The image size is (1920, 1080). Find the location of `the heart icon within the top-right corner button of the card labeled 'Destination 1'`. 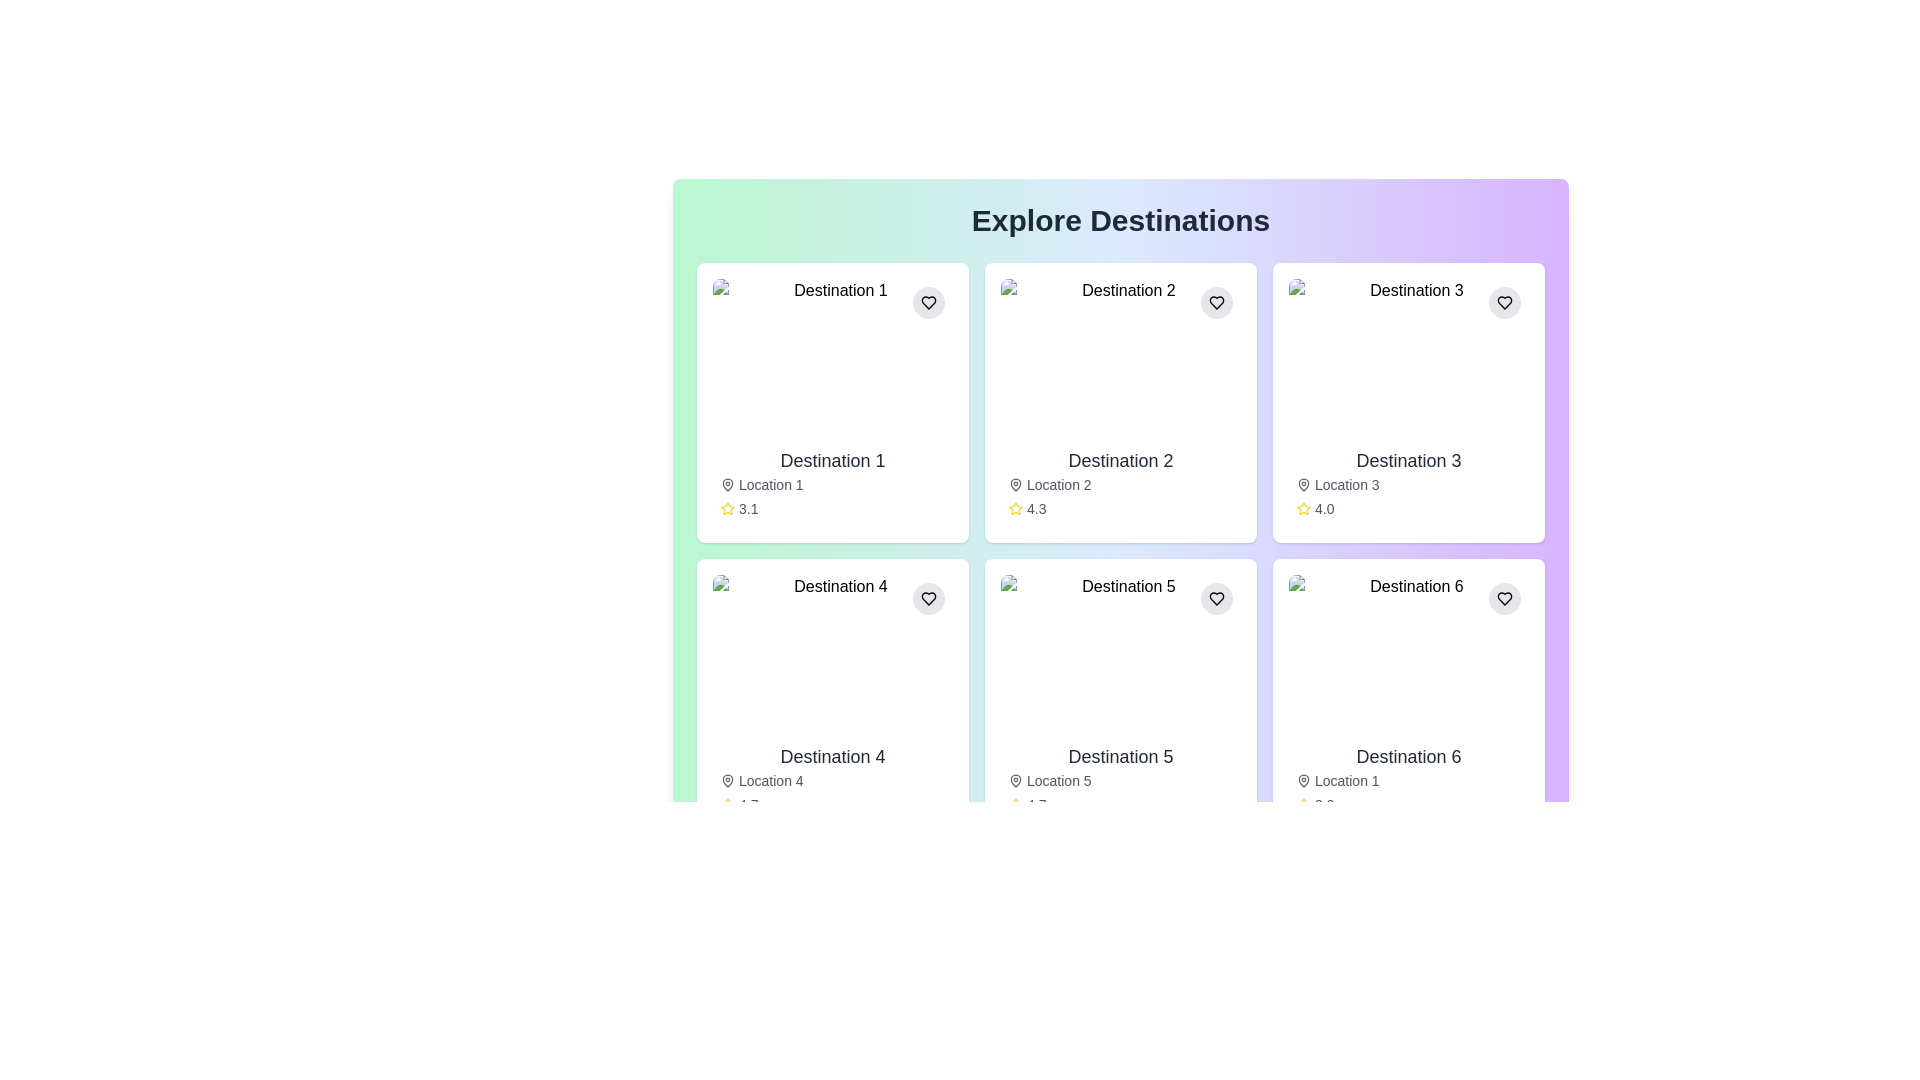

the heart icon within the top-right corner button of the card labeled 'Destination 1' is located at coordinates (928, 303).